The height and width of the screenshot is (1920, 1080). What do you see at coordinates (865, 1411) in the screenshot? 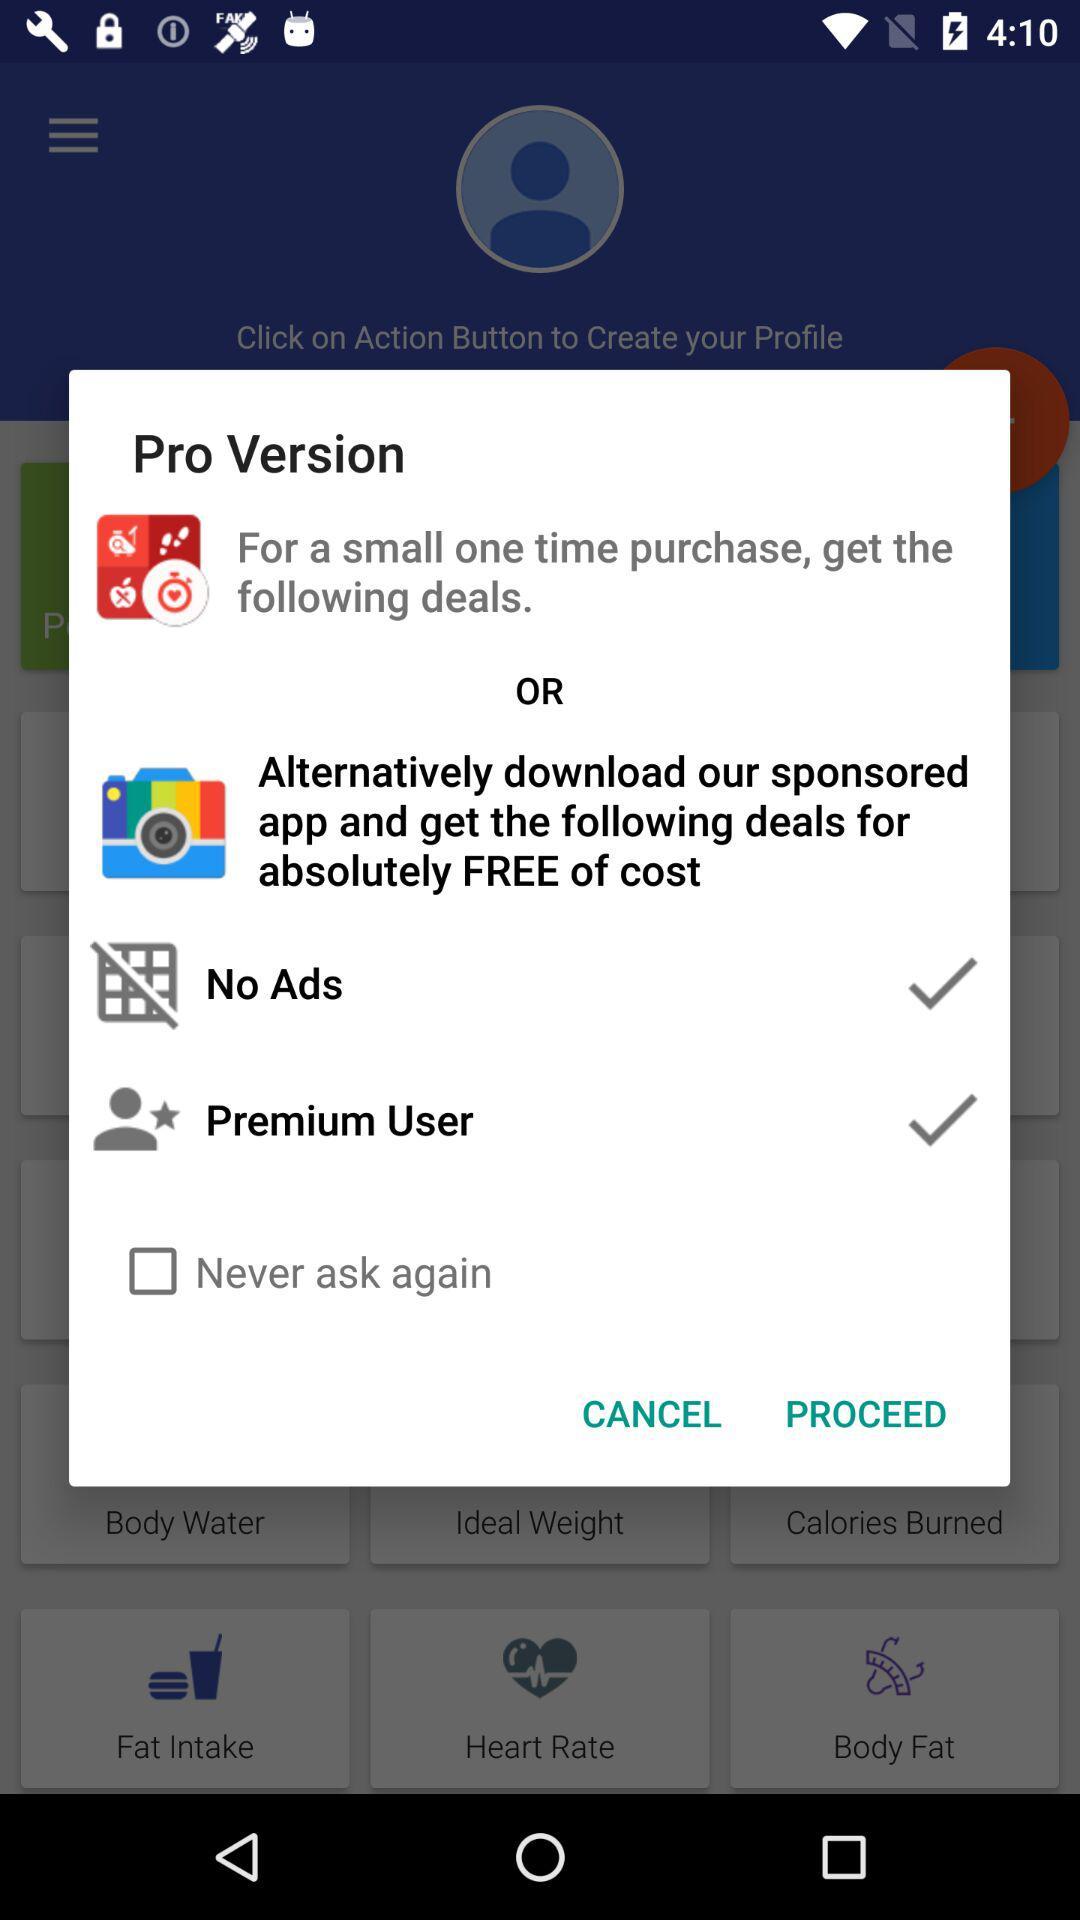
I see `the proceed` at bounding box center [865, 1411].